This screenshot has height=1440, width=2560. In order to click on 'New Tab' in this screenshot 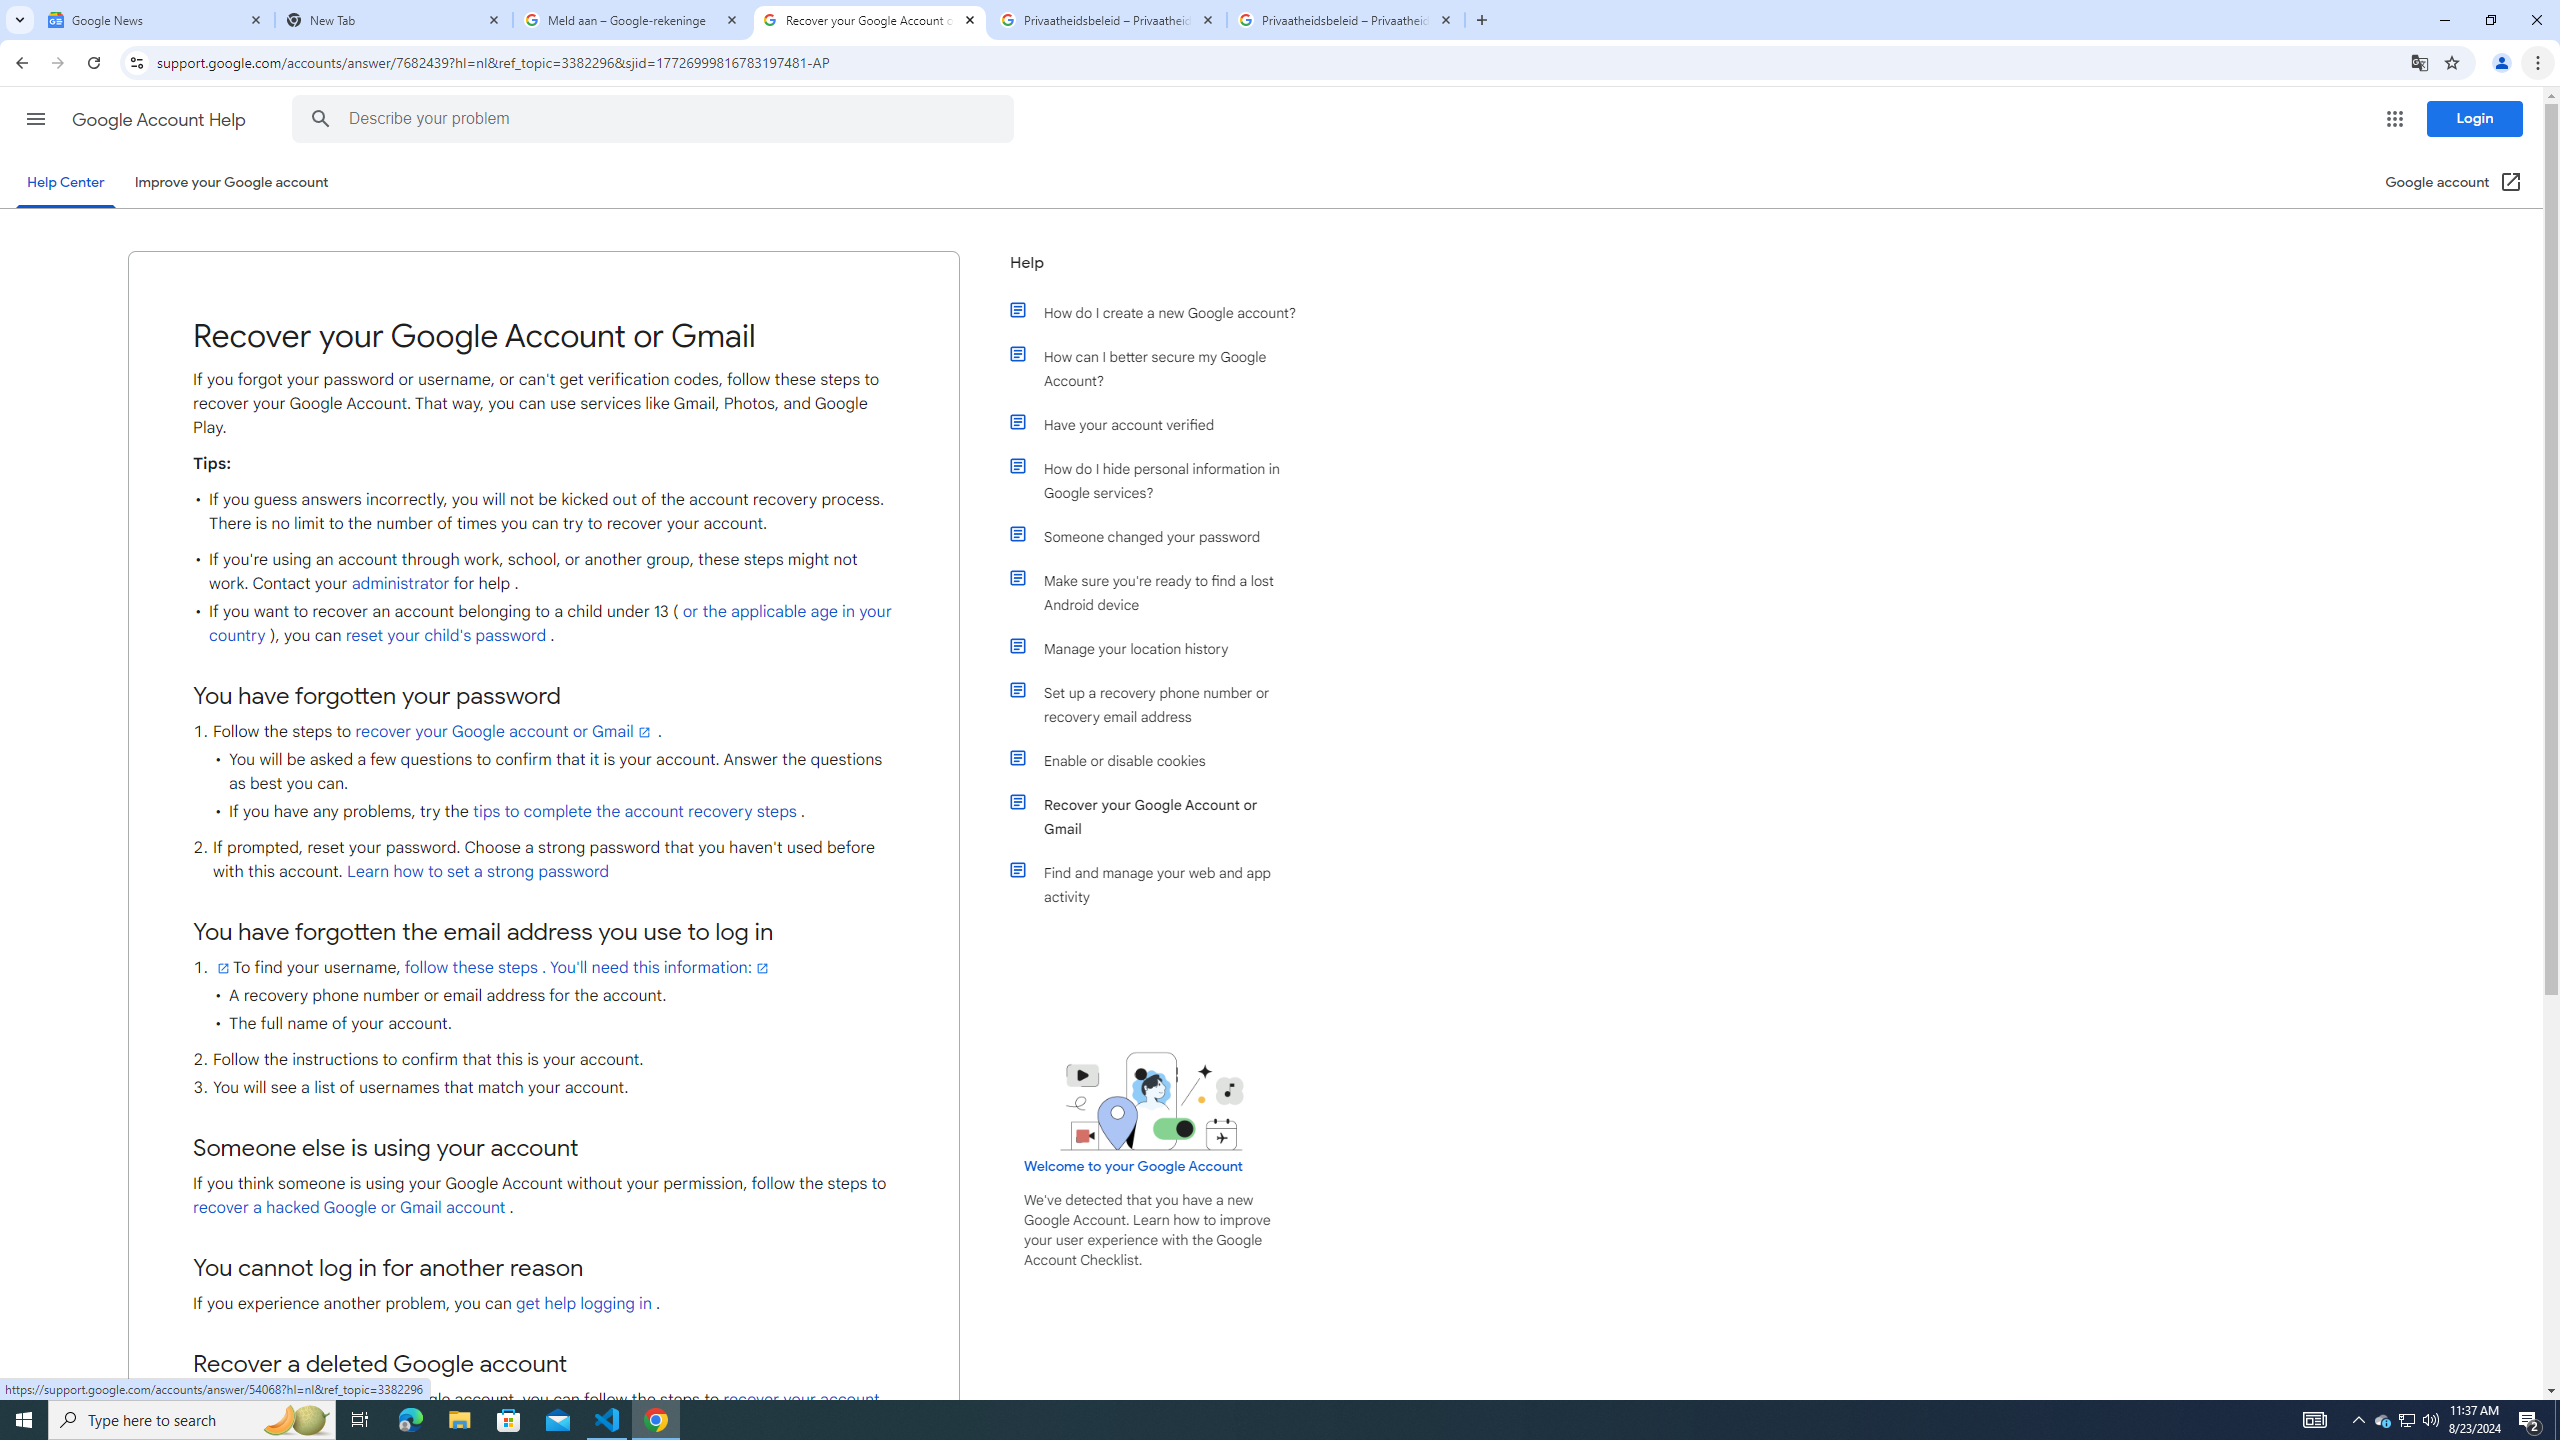, I will do `click(394, 19)`.